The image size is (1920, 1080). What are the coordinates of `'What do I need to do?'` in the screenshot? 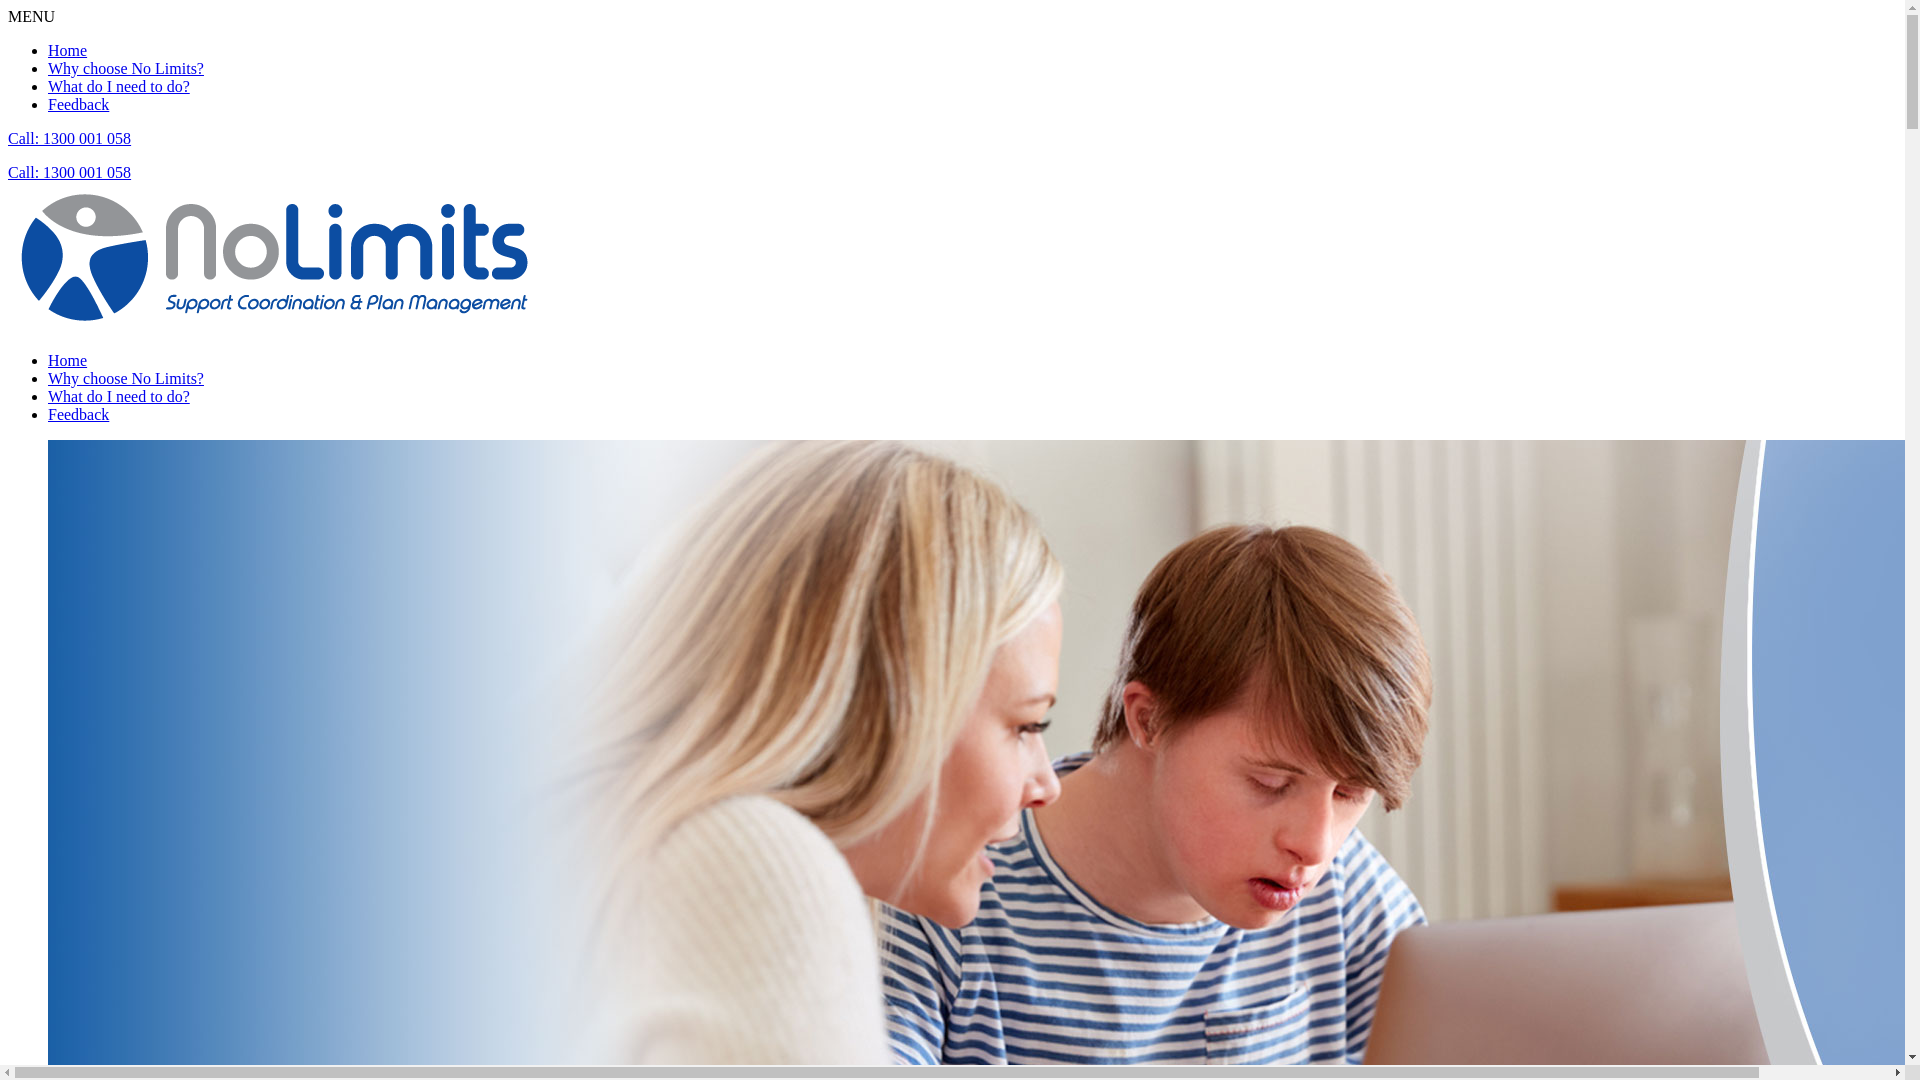 It's located at (118, 85).